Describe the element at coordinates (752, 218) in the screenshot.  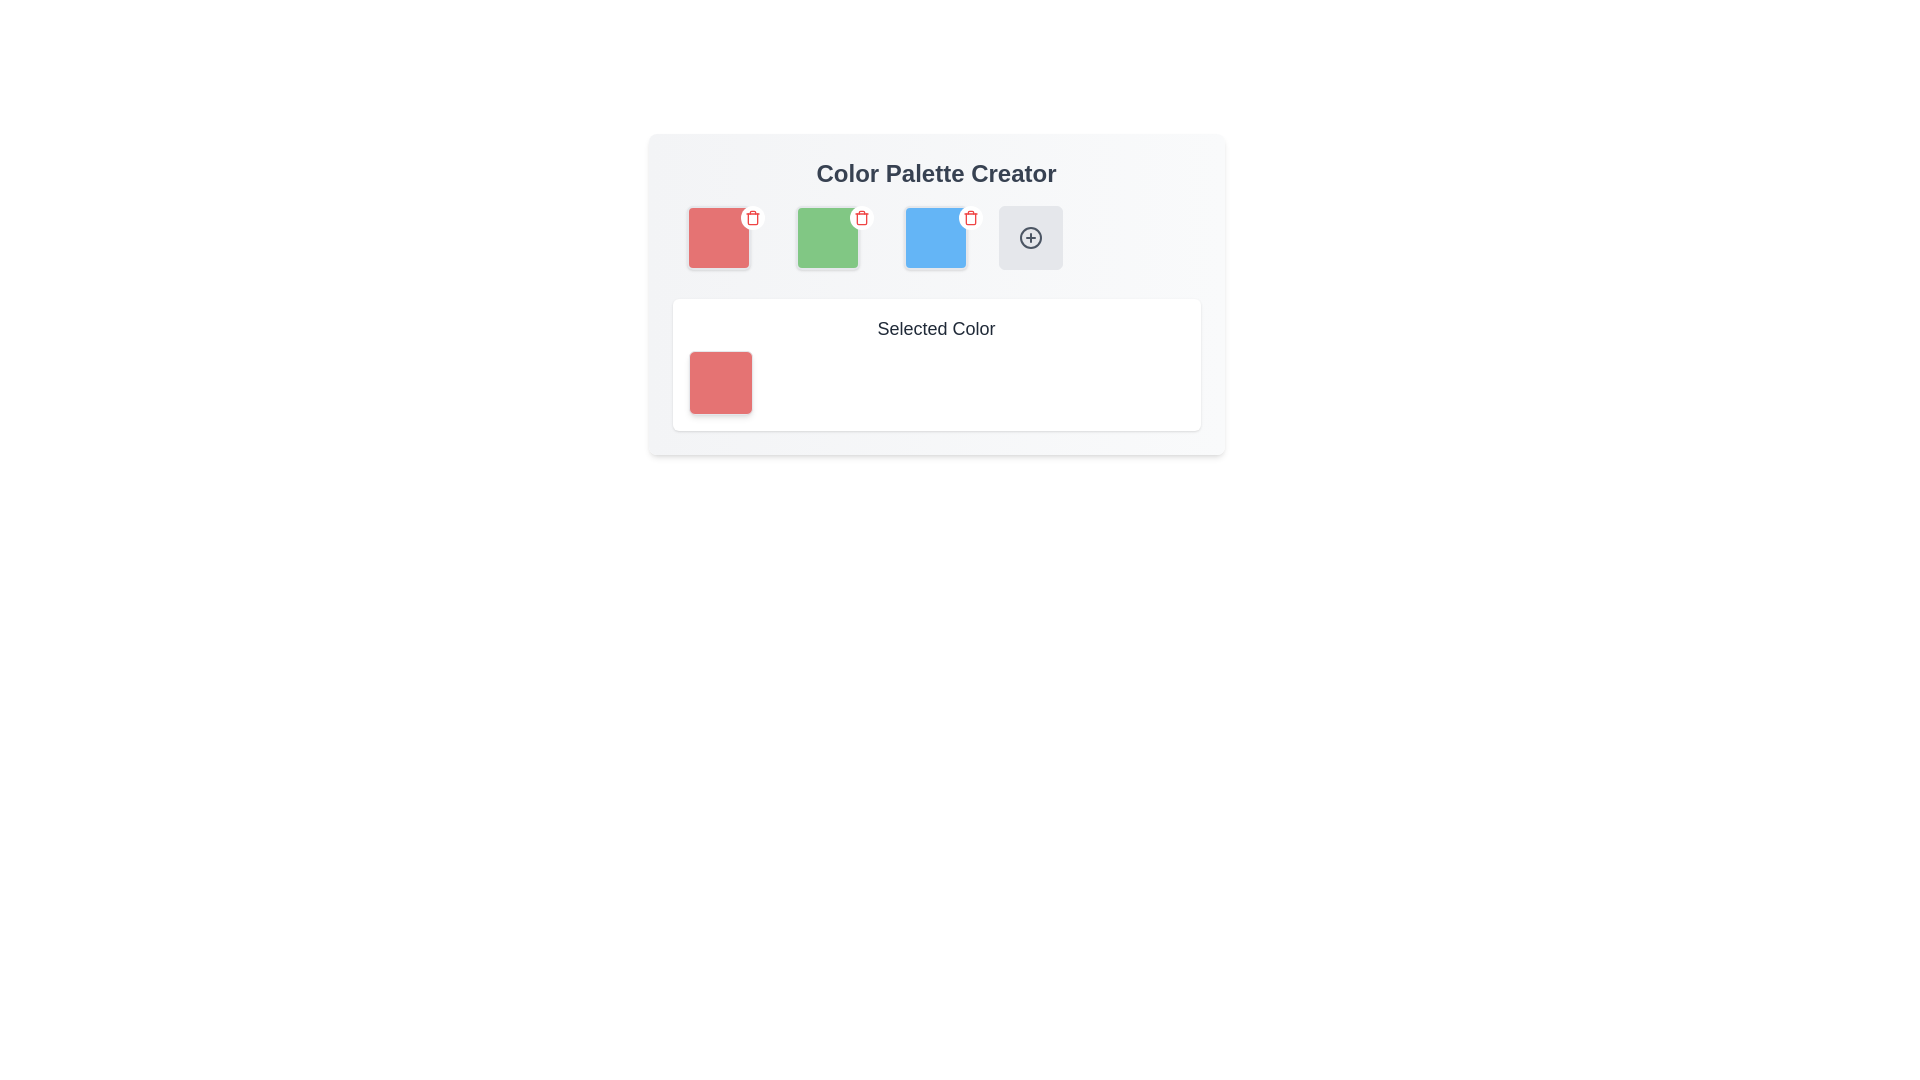
I see `the small circular button with a white background and a red trash can icon, located` at that location.